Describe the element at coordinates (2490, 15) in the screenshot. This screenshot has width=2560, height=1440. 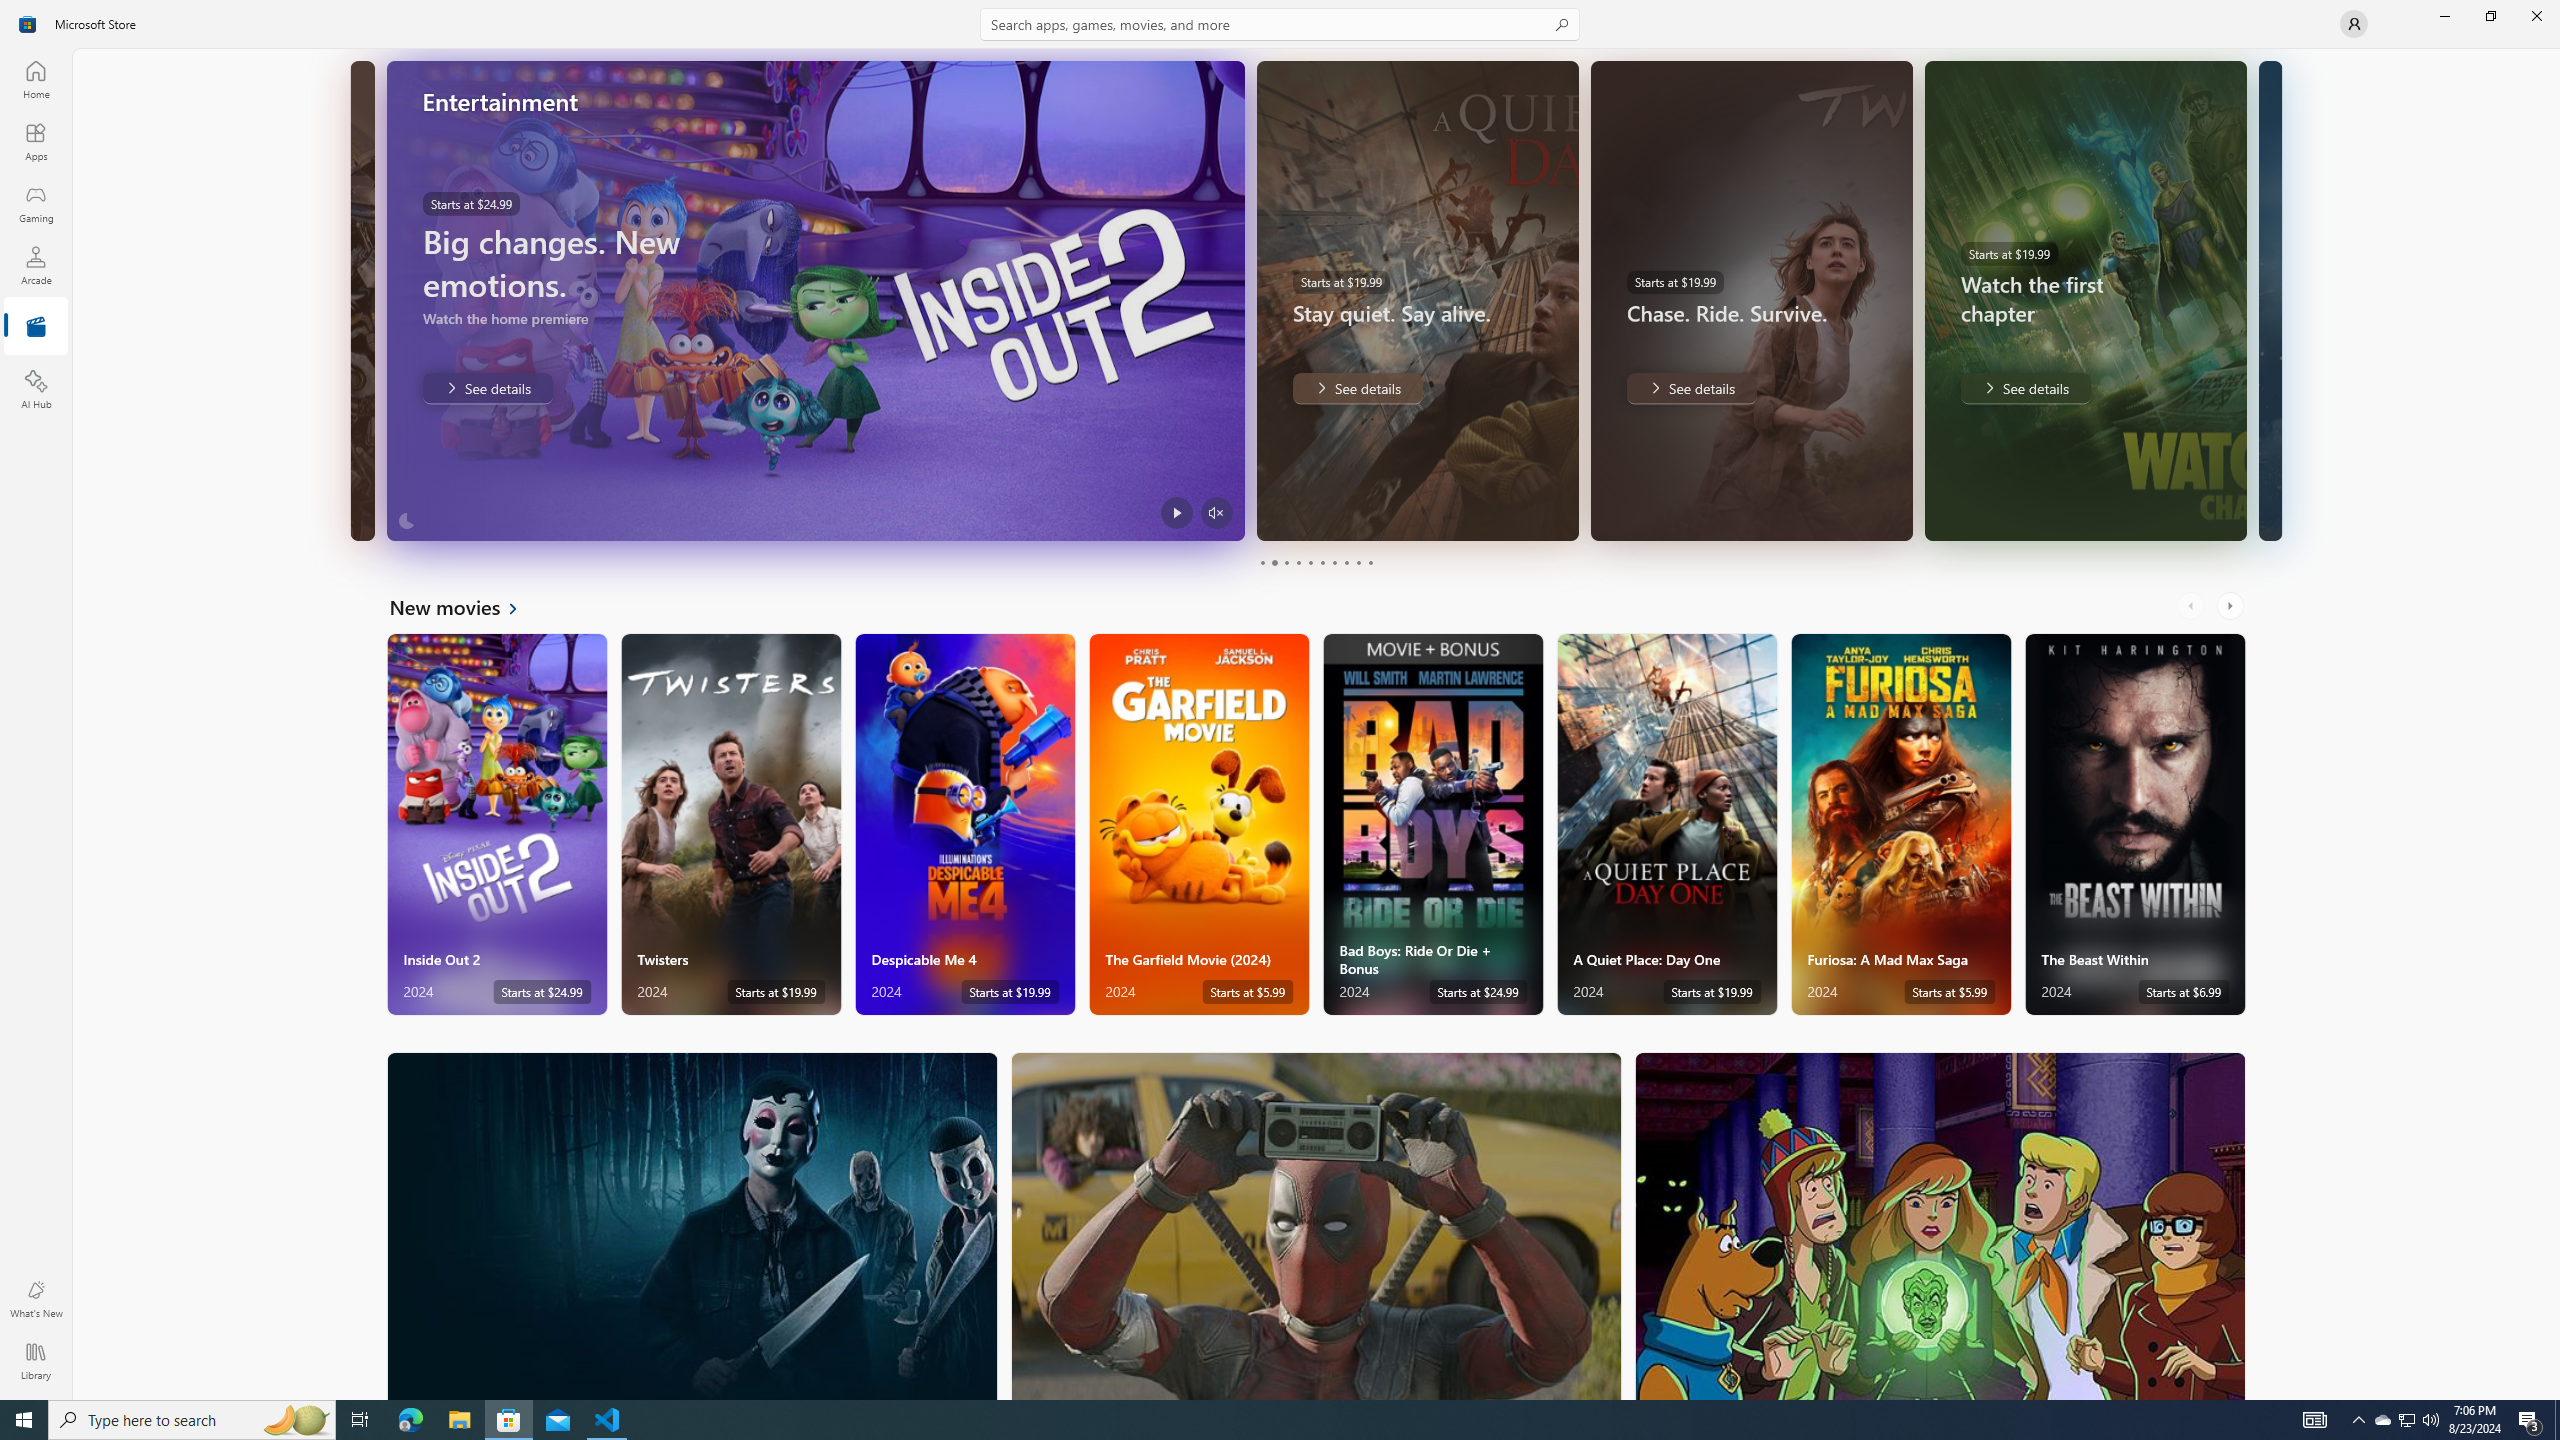
I see `'Restore Microsoft Store'` at that location.